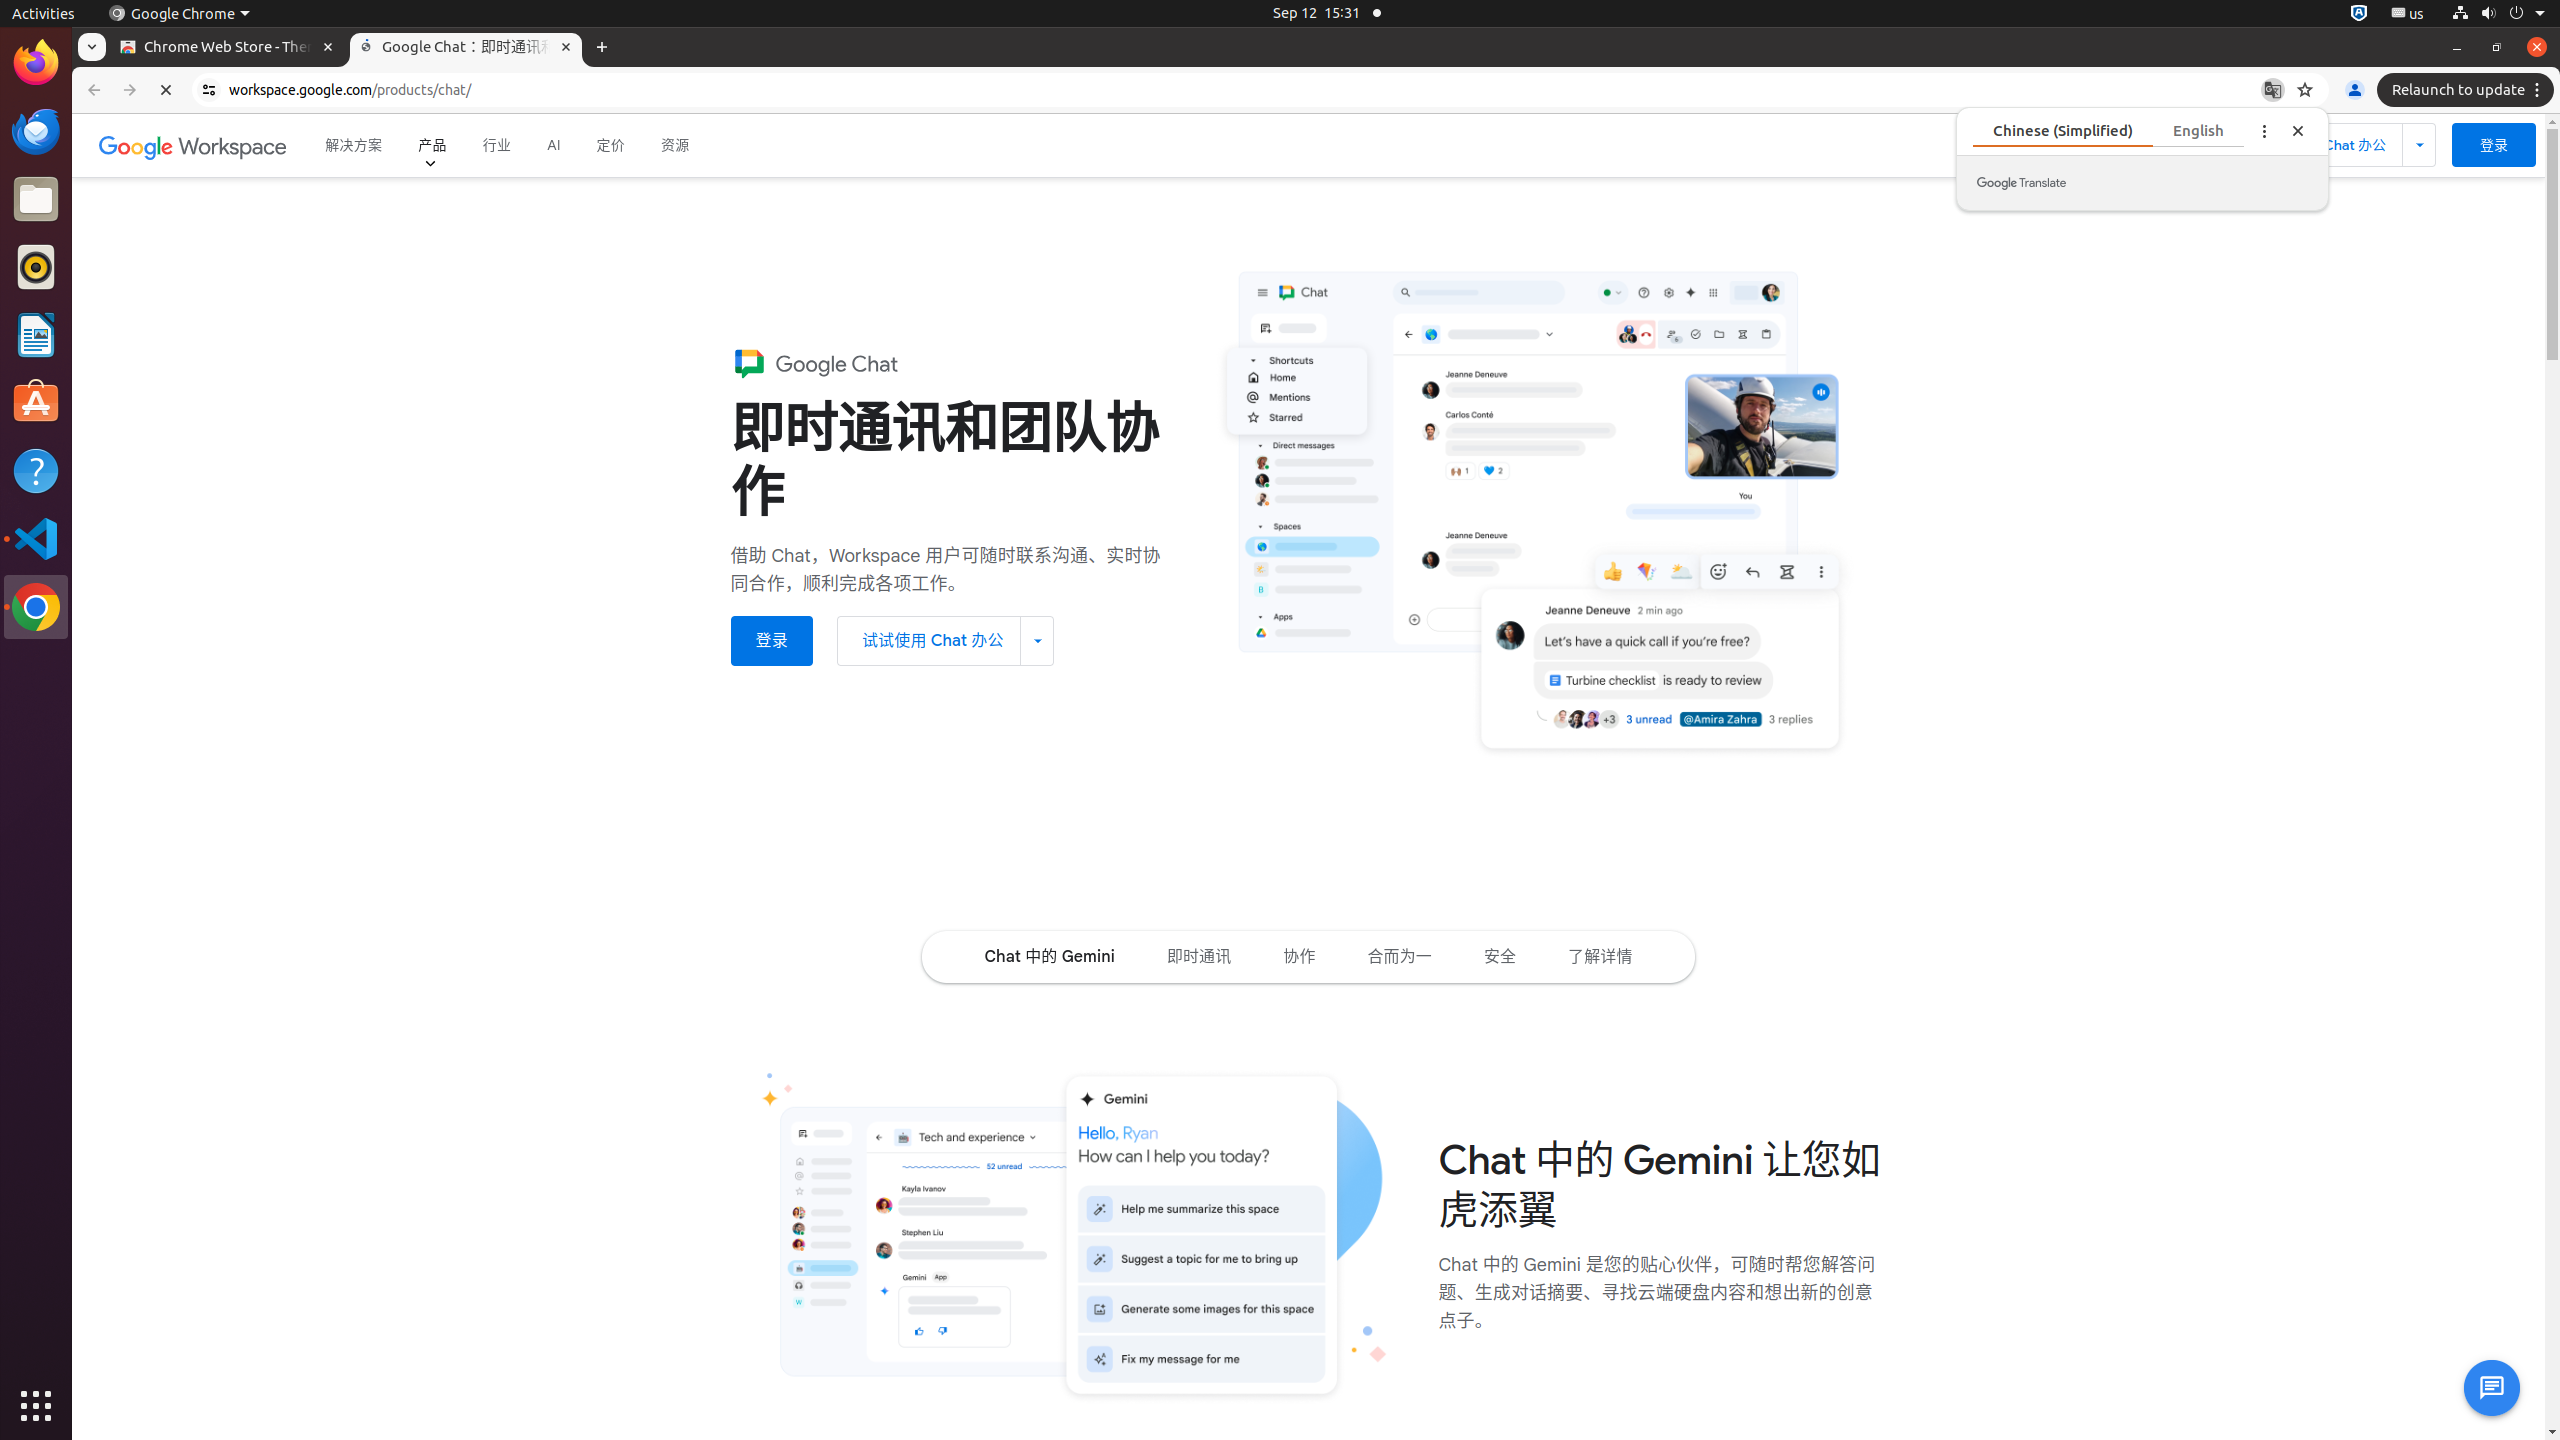 This screenshot has height=1440, width=2560. Describe the element at coordinates (2107, 130) in the screenshot. I see `'Chinese (Simplified)'` at that location.